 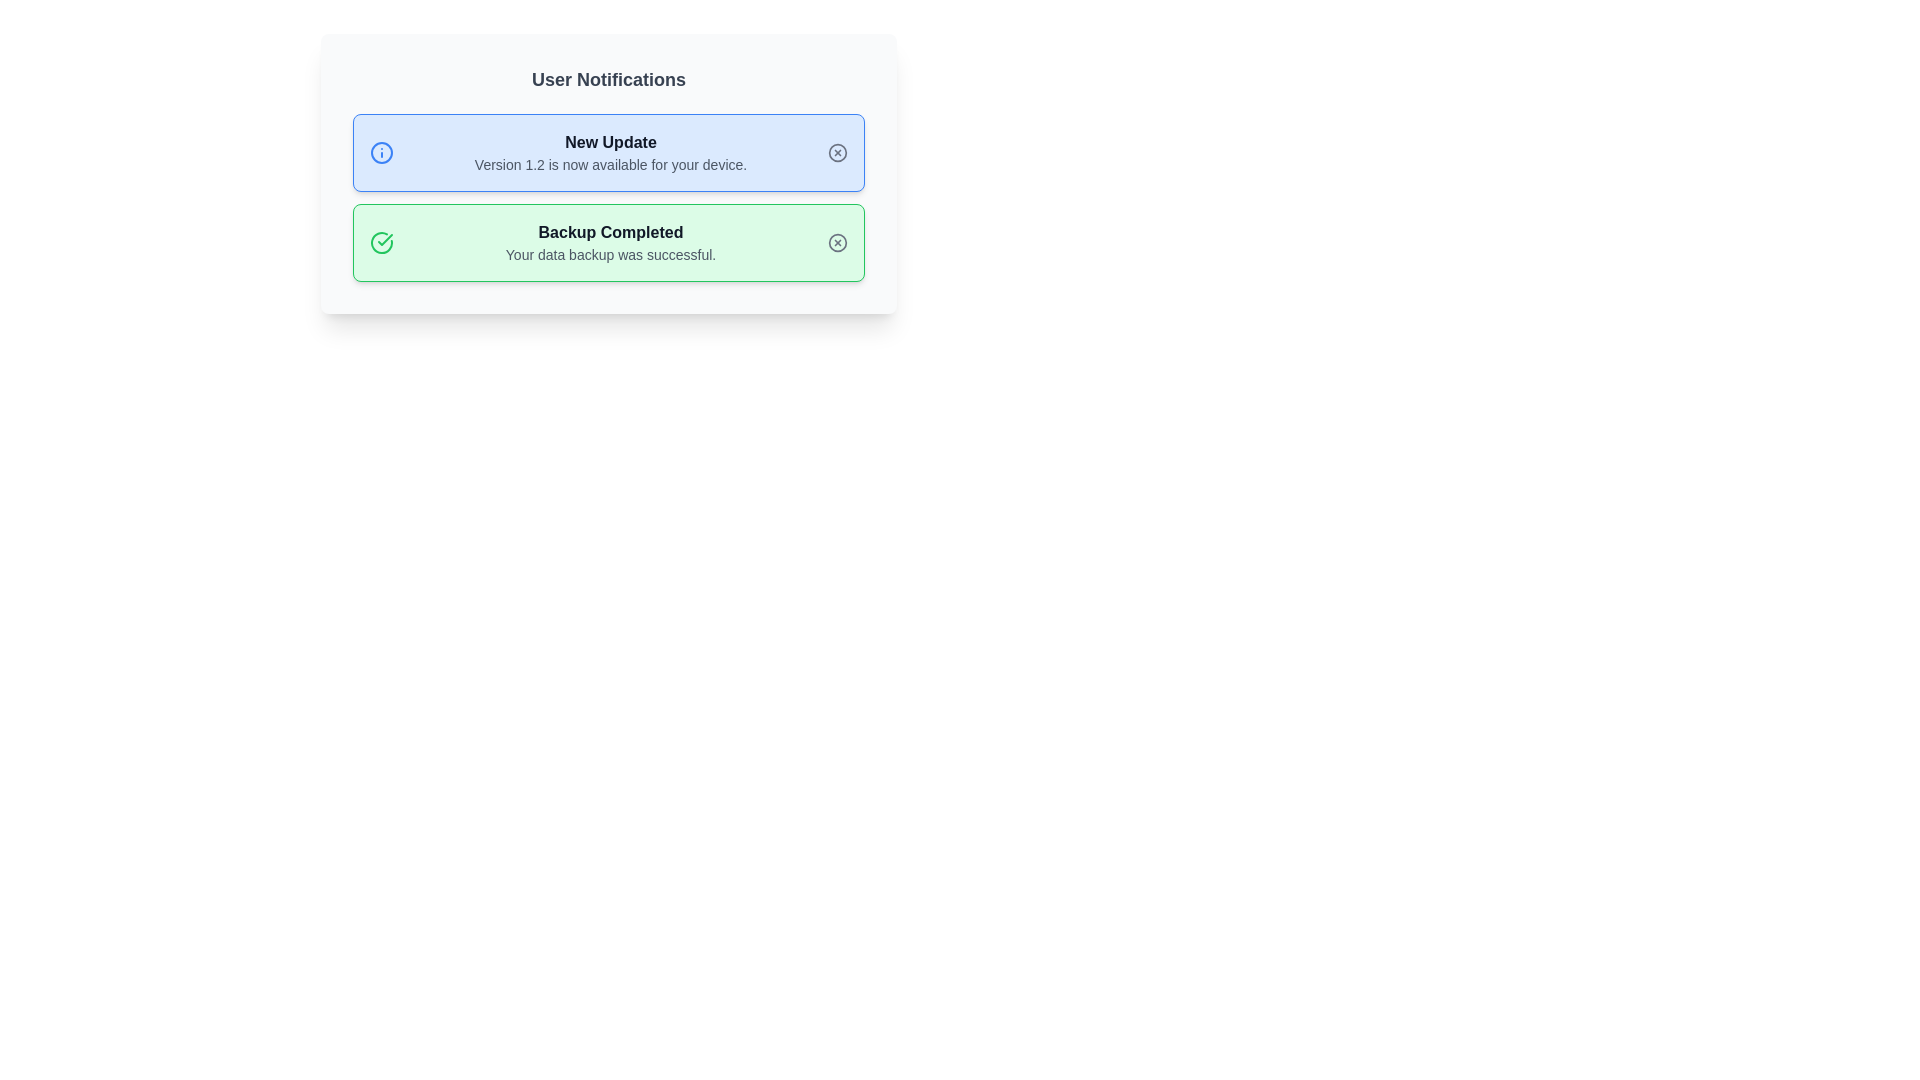 I want to click on the circular green icon with a checkmark inside, located in the bottom notification titled 'Backup Completed' in the left side of the notification panel, so click(x=382, y=242).